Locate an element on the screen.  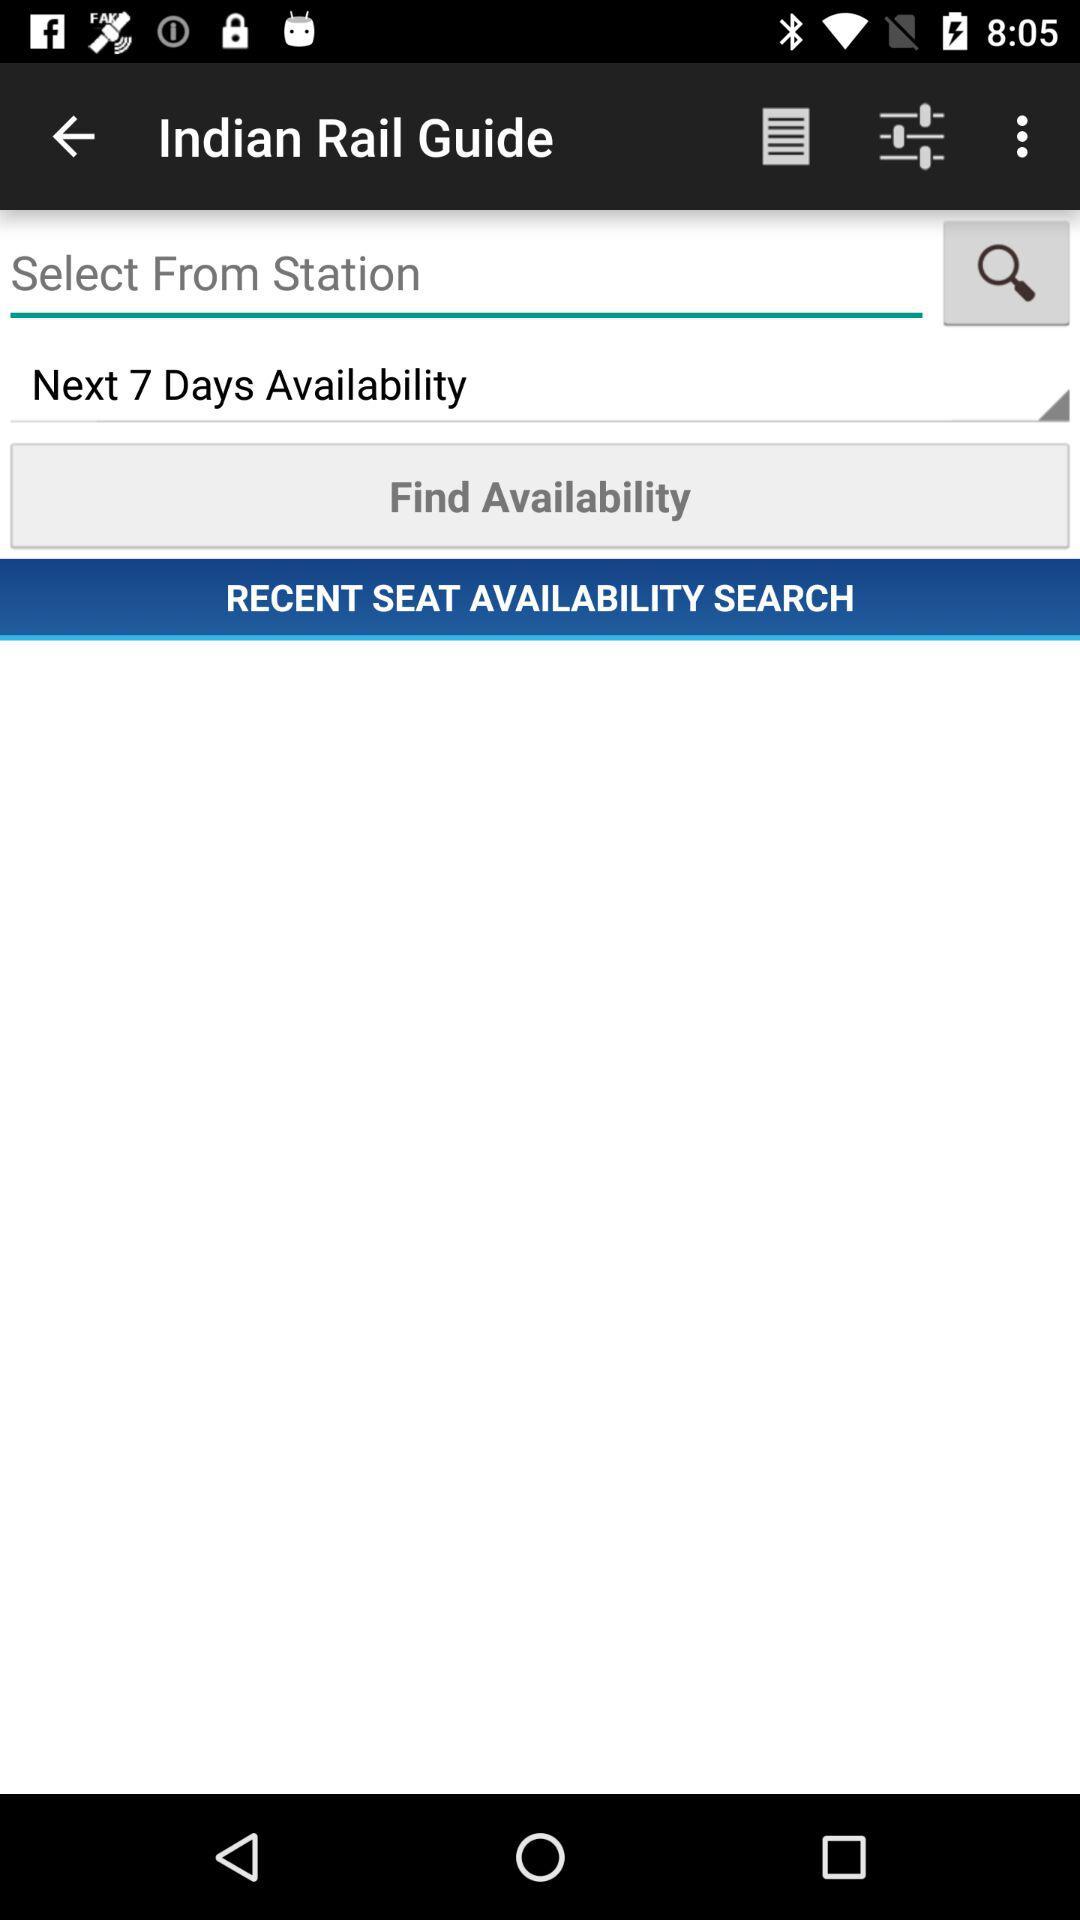
search for input is located at coordinates (1006, 272).